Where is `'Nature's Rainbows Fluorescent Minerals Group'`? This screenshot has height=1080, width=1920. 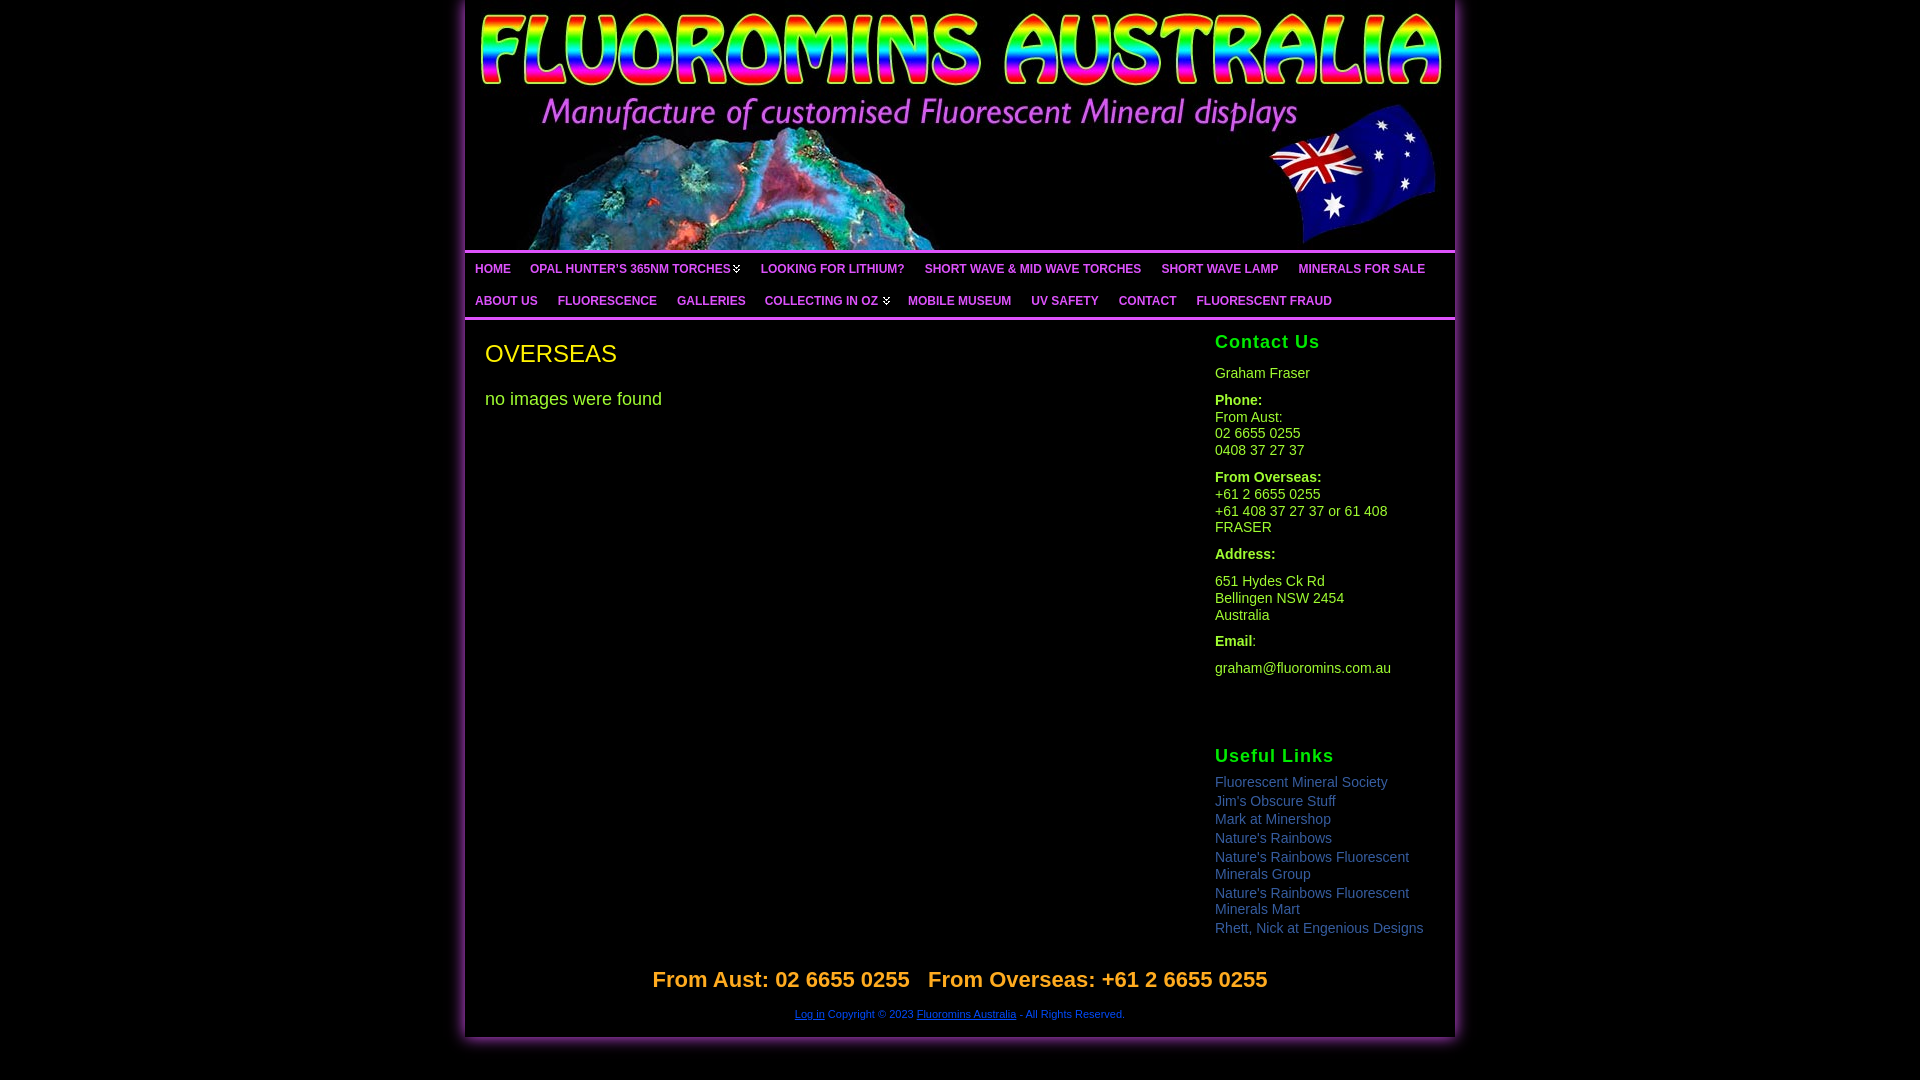 'Nature's Rainbows Fluorescent Minerals Group' is located at coordinates (1311, 864).